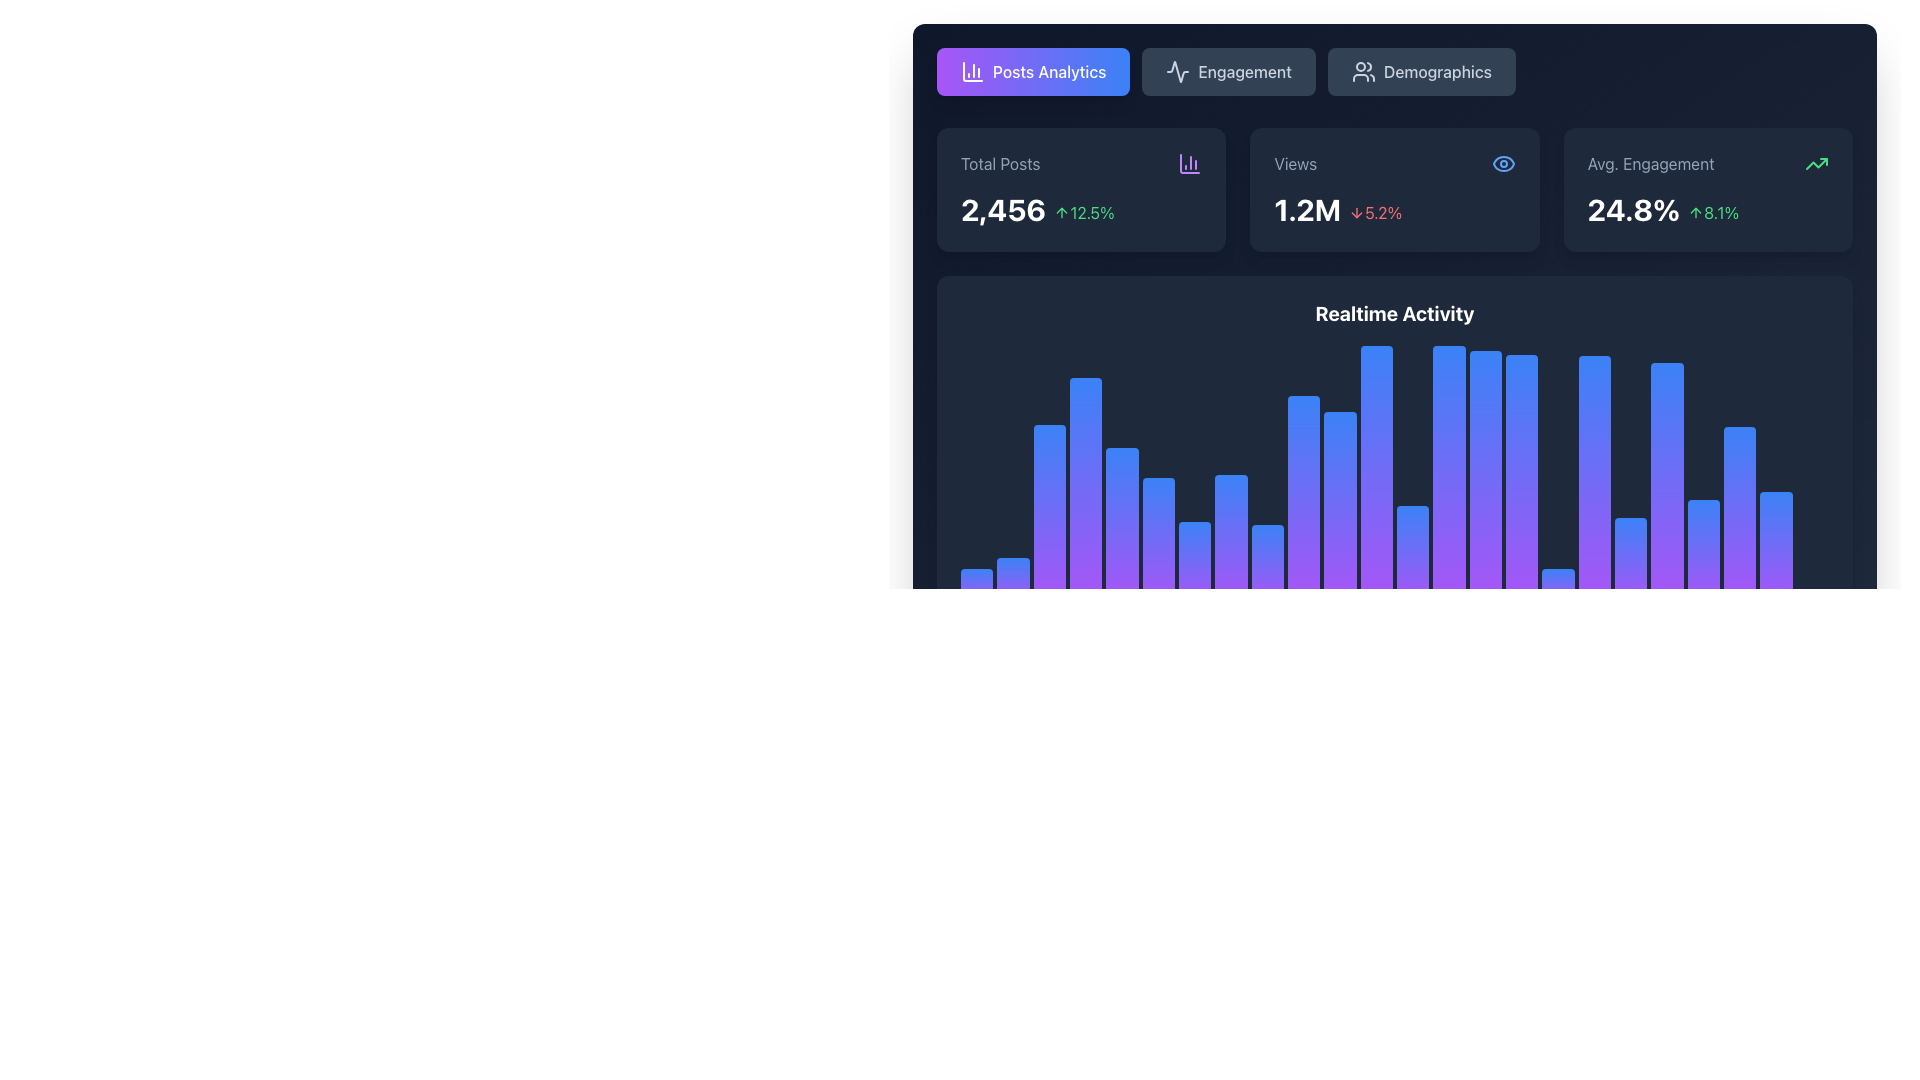 Image resolution: width=1920 pixels, height=1080 pixels. Describe the element at coordinates (1375, 511) in the screenshot. I see `the twelfth graphical bar in the bar chart, which represents a specific data point and is centrally located among similar bars` at that location.